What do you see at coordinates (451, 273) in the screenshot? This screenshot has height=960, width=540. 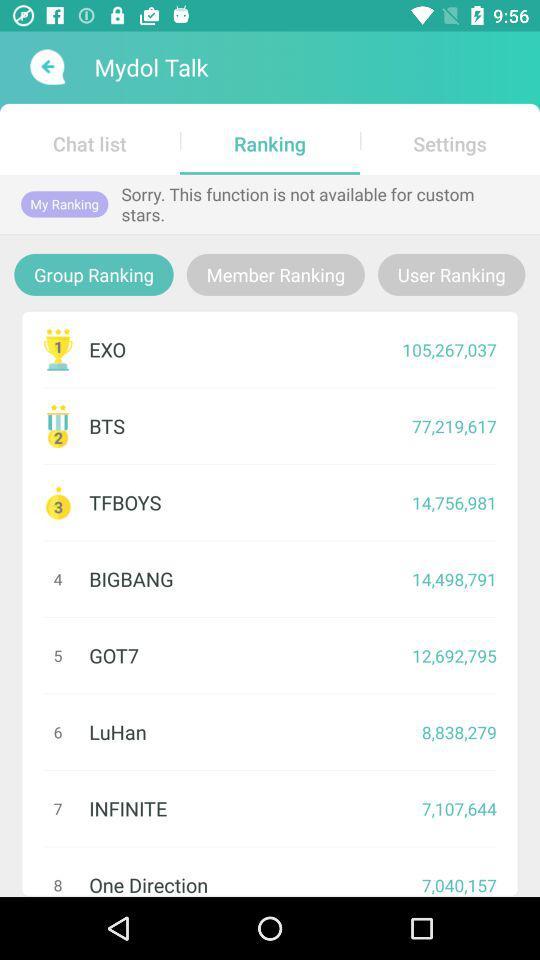 I see `the icon above exo` at bounding box center [451, 273].